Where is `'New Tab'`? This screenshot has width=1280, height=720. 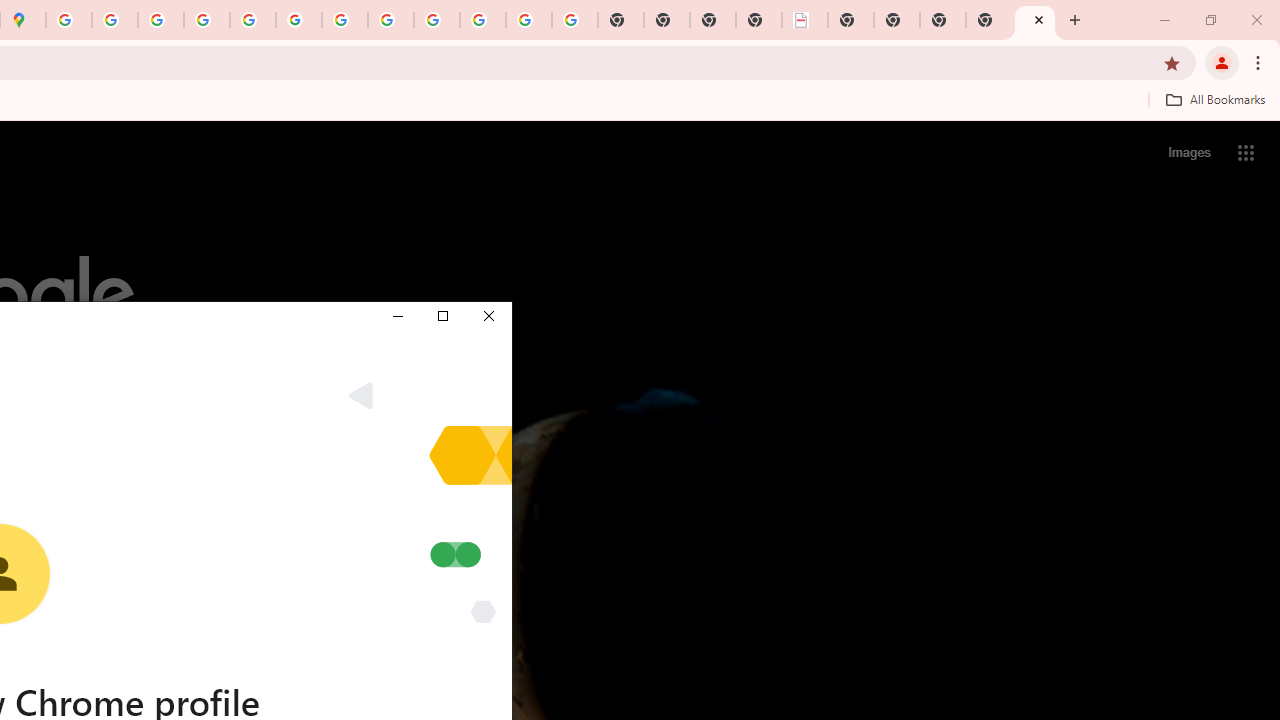 'New Tab' is located at coordinates (1035, 20).